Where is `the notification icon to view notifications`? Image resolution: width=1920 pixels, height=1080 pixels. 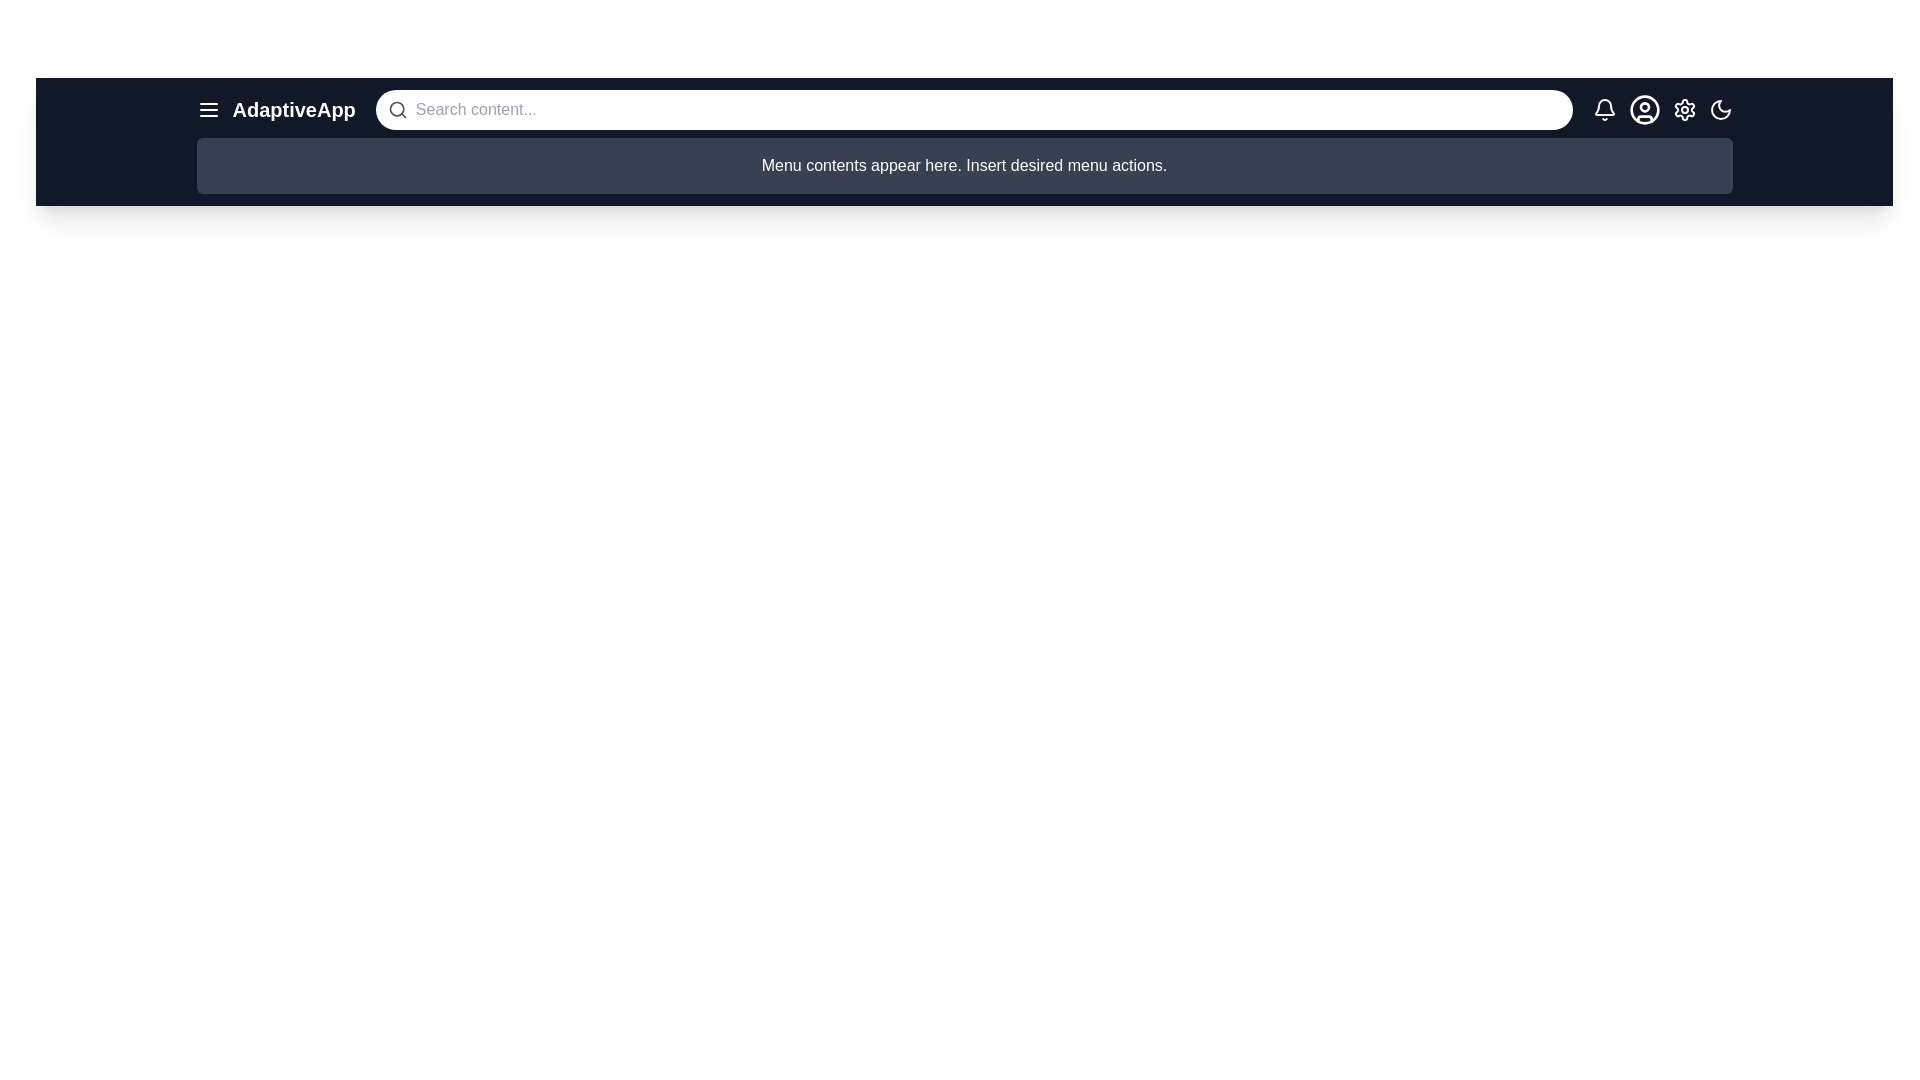
the notification icon to view notifications is located at coordinates (1604, 110).